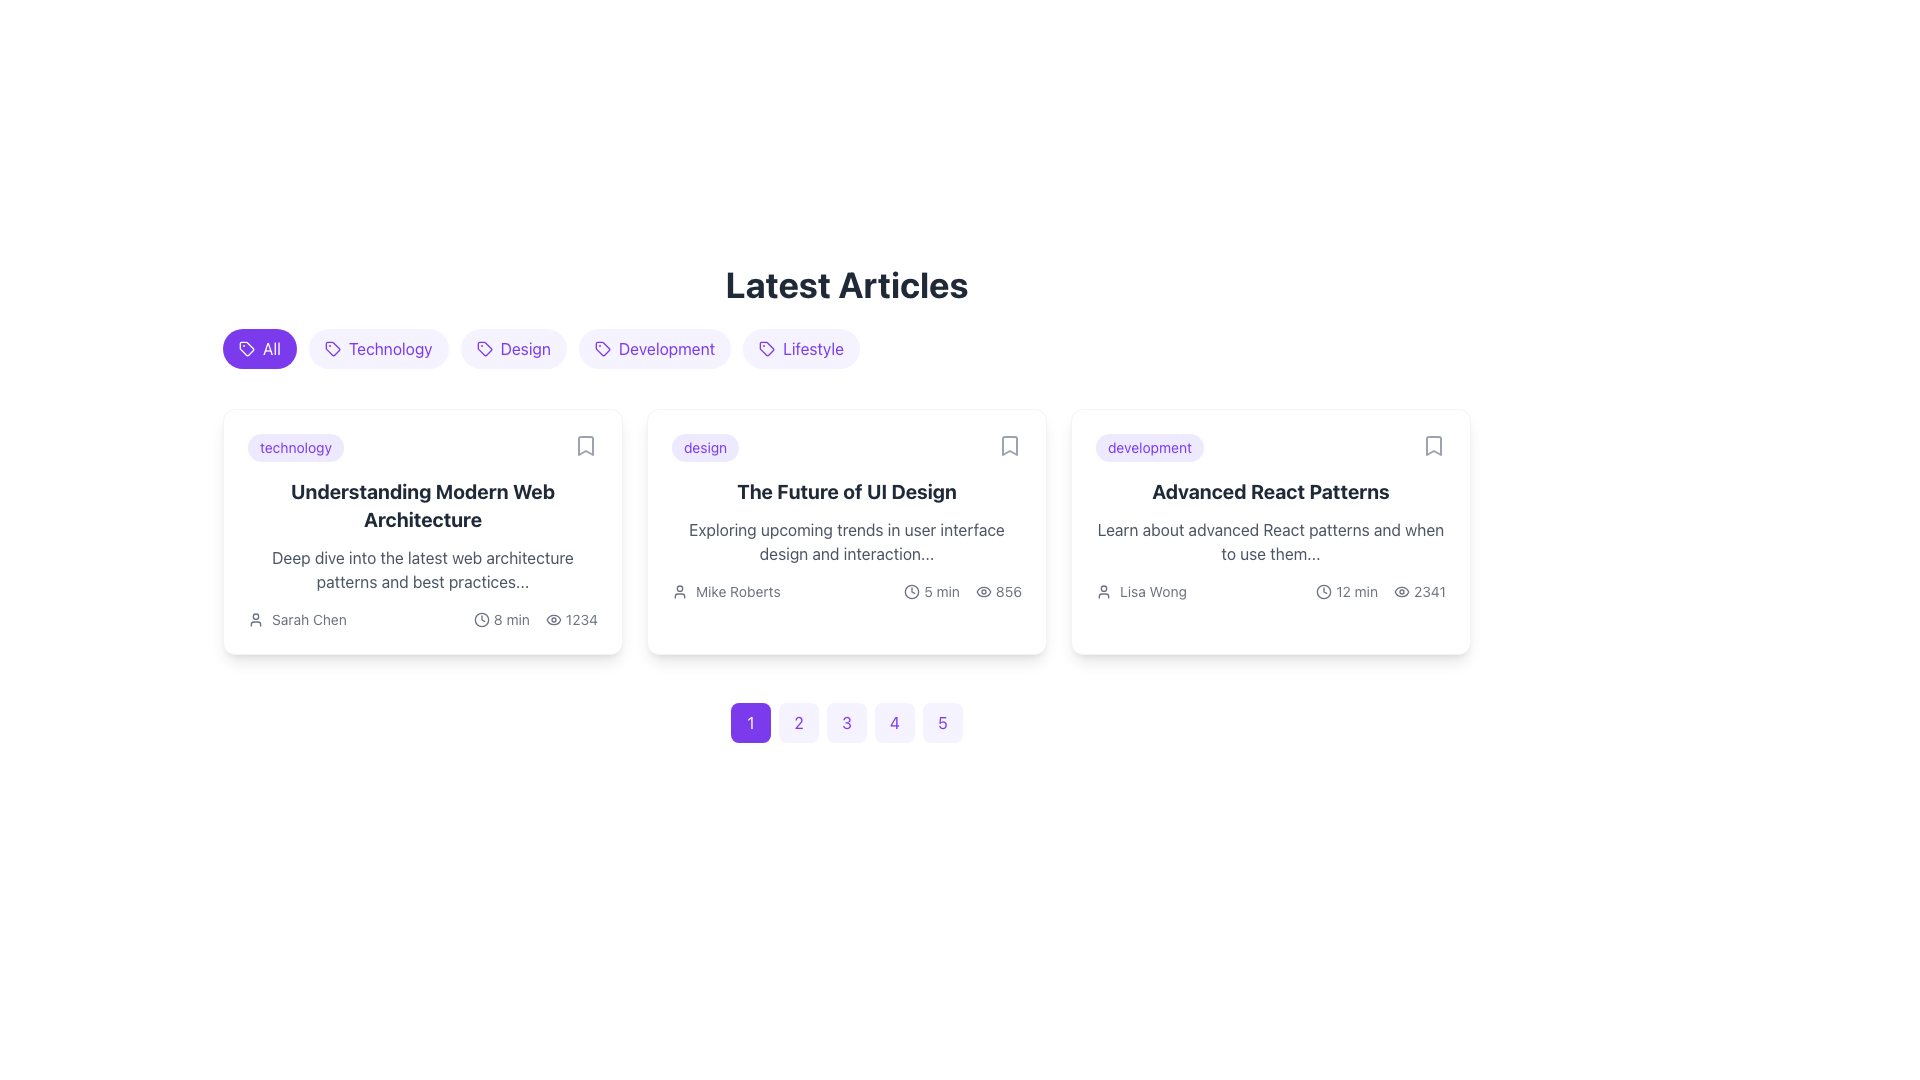 This screenshot has height=1080, width=1920. What do you see at coordinates (513, 347) in the screenshot?
I see `the 'Design' category button, which is a rounded, purple button with the text 'Design' and a tag icon on its left, located between the 'Technology' and 'Development' buttons` at bounding box center [513, 347].